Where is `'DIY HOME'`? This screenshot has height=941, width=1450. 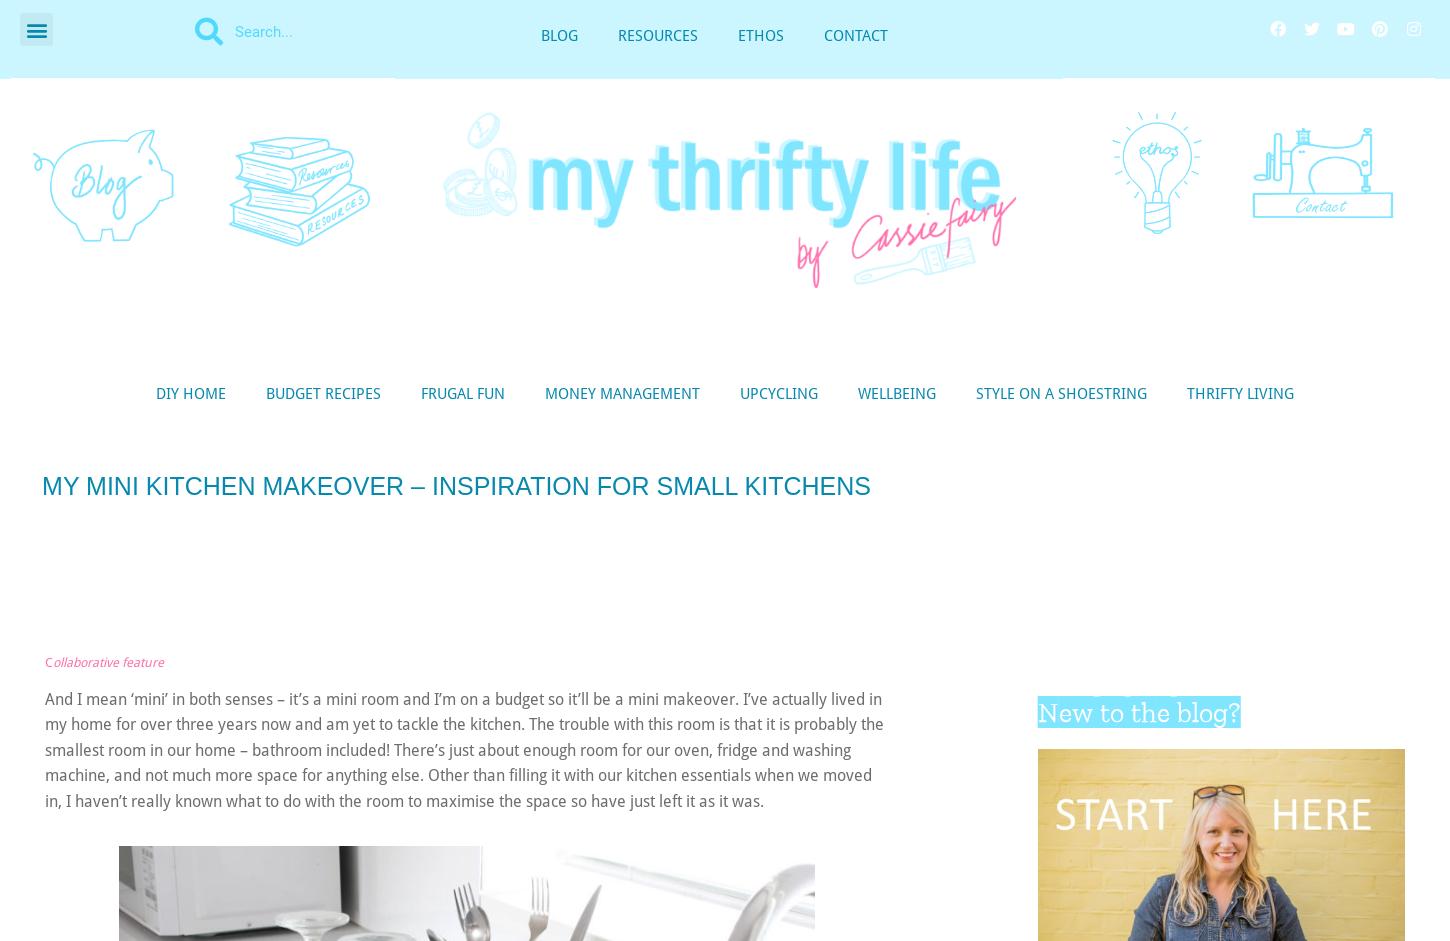 'DIY HOME' is located at coordinates (189, 392).